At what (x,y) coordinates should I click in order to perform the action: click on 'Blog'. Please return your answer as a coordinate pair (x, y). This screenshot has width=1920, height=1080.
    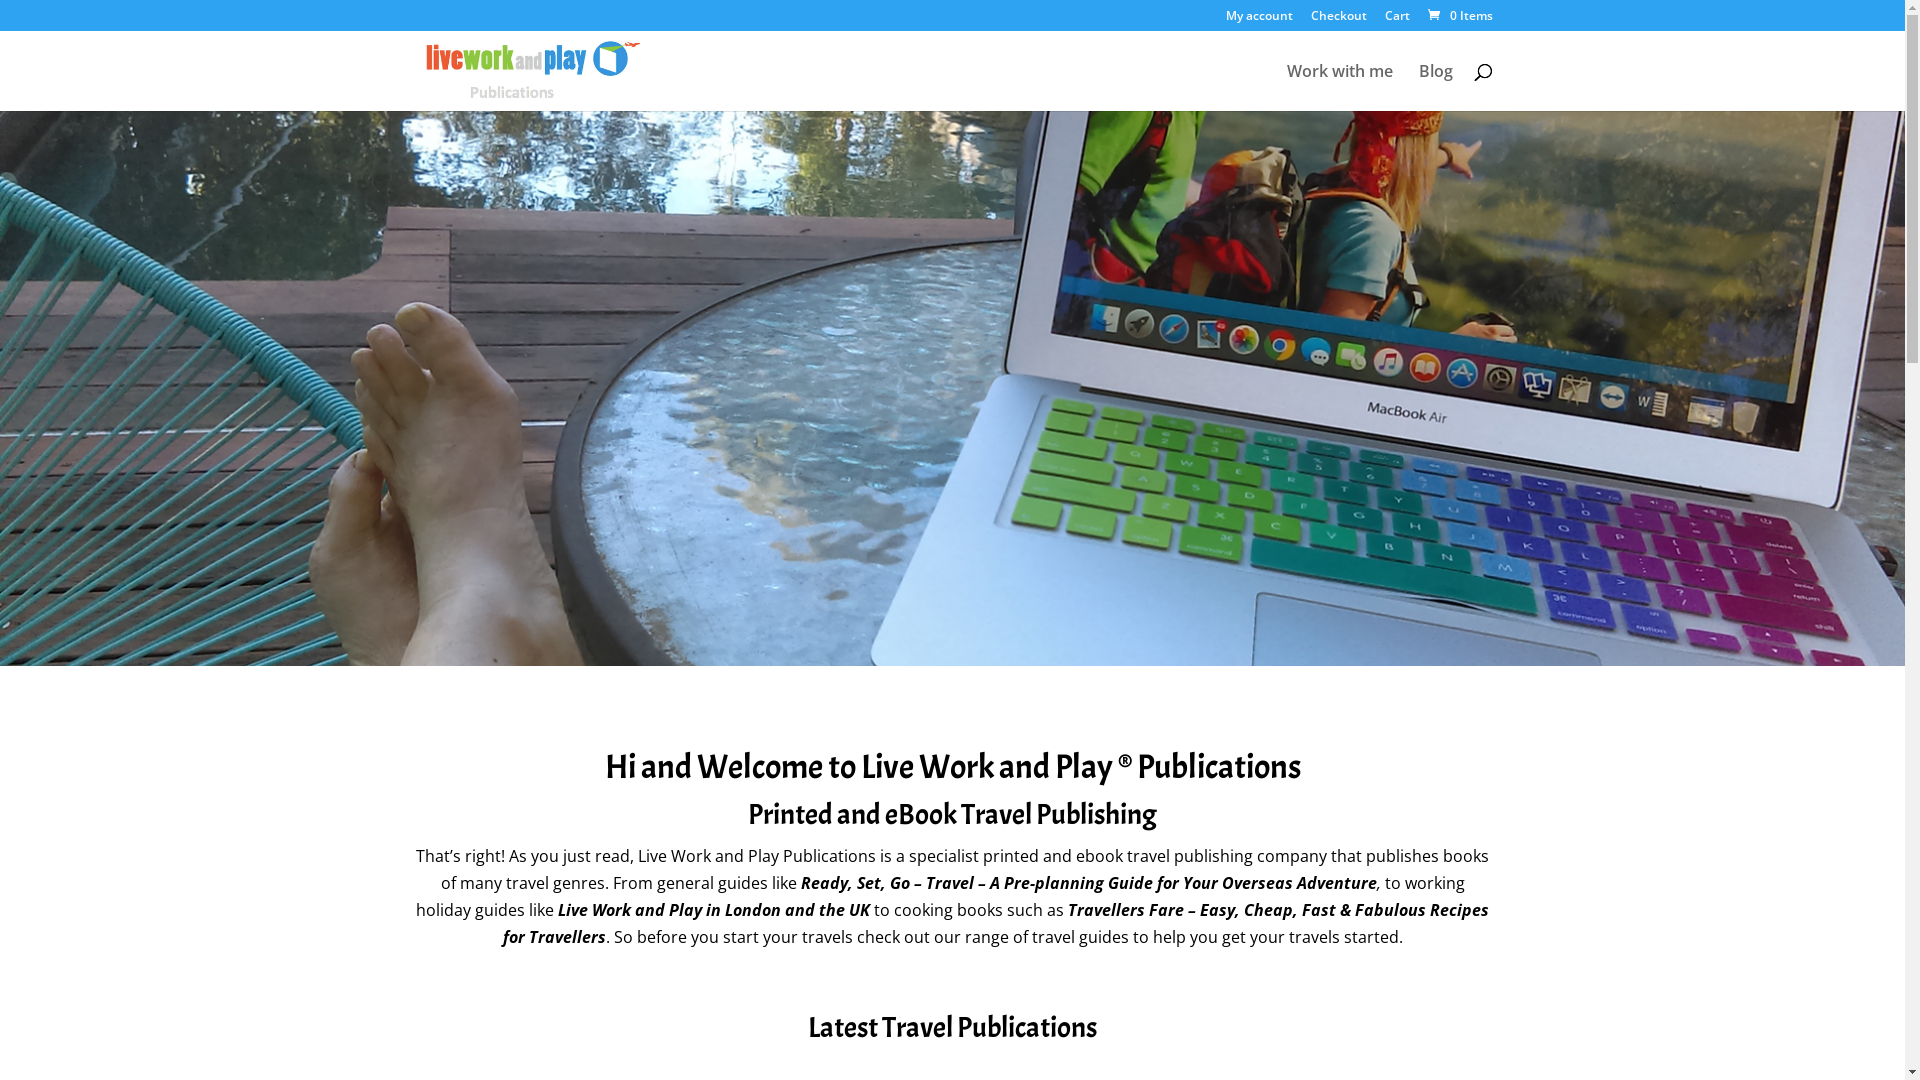
    Looking at the image, I should click on (1434, 86).